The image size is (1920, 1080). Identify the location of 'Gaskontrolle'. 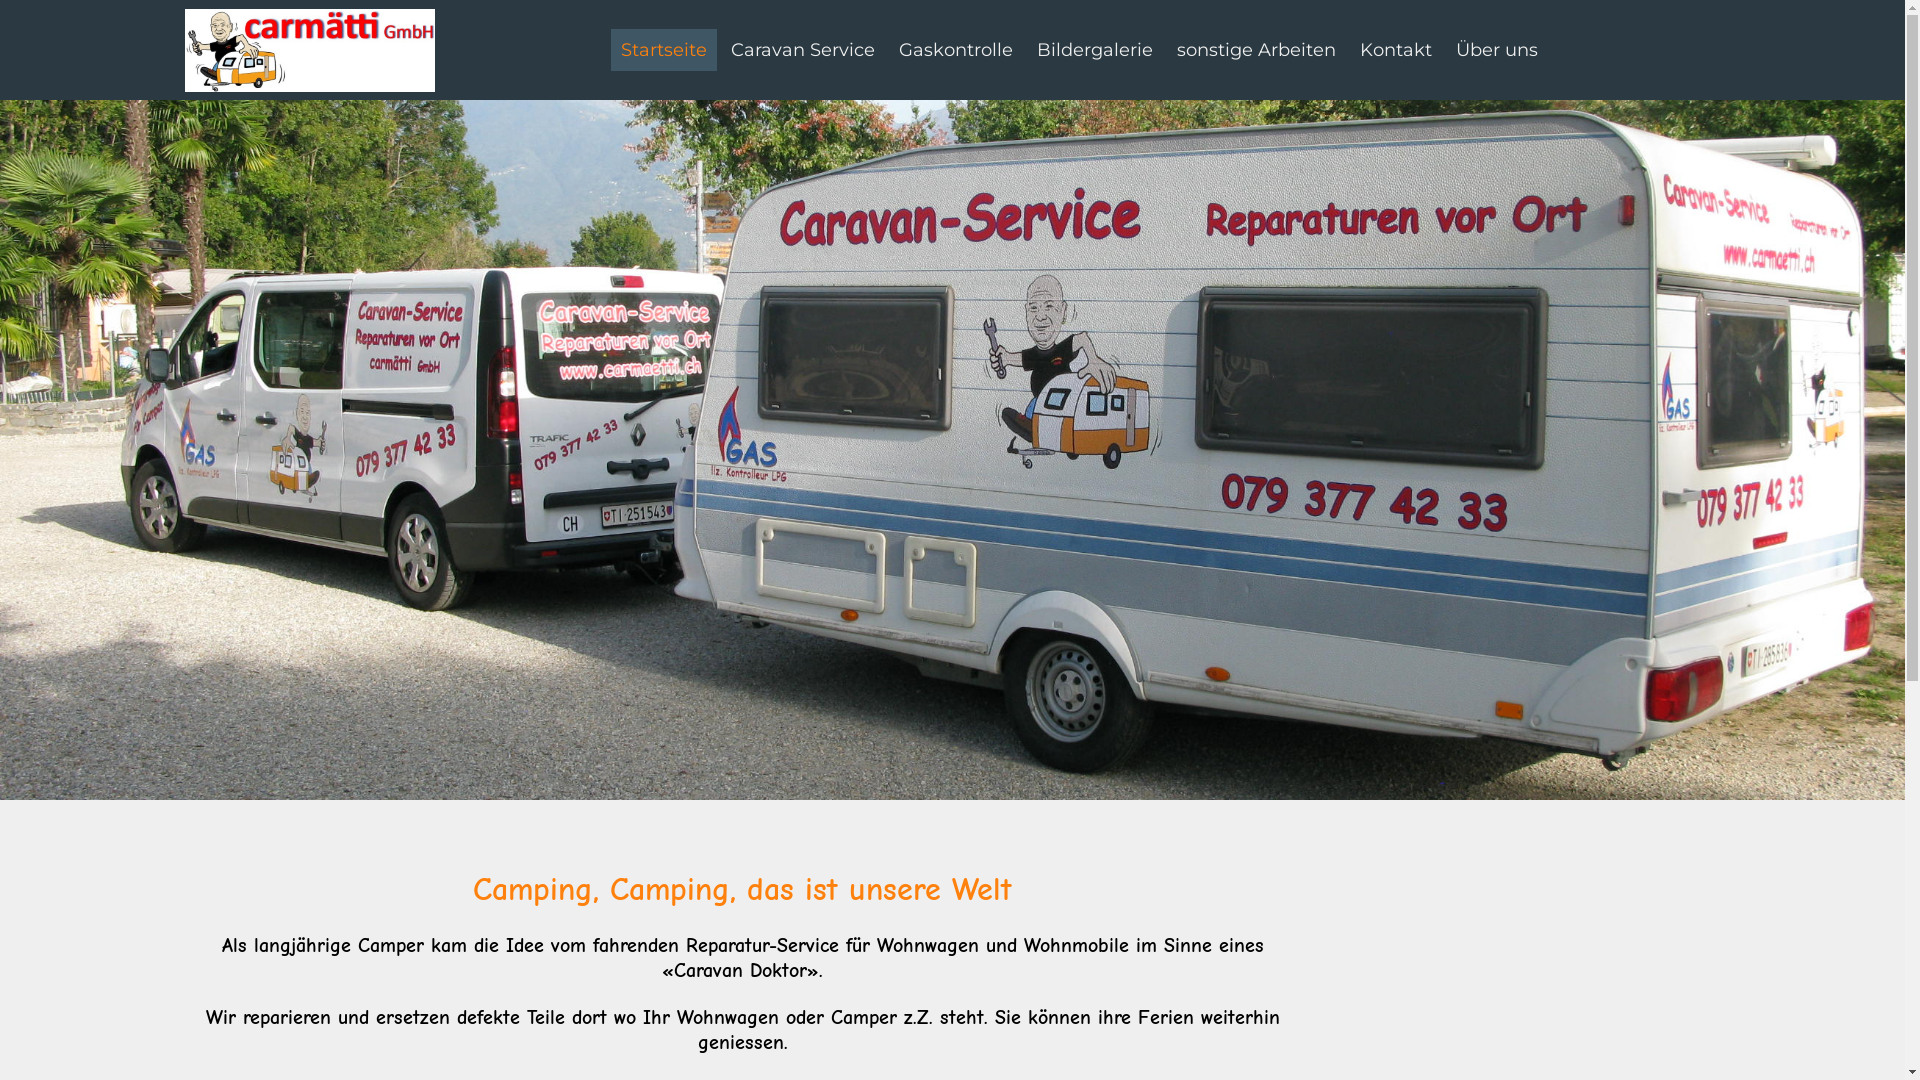
(897, 49).